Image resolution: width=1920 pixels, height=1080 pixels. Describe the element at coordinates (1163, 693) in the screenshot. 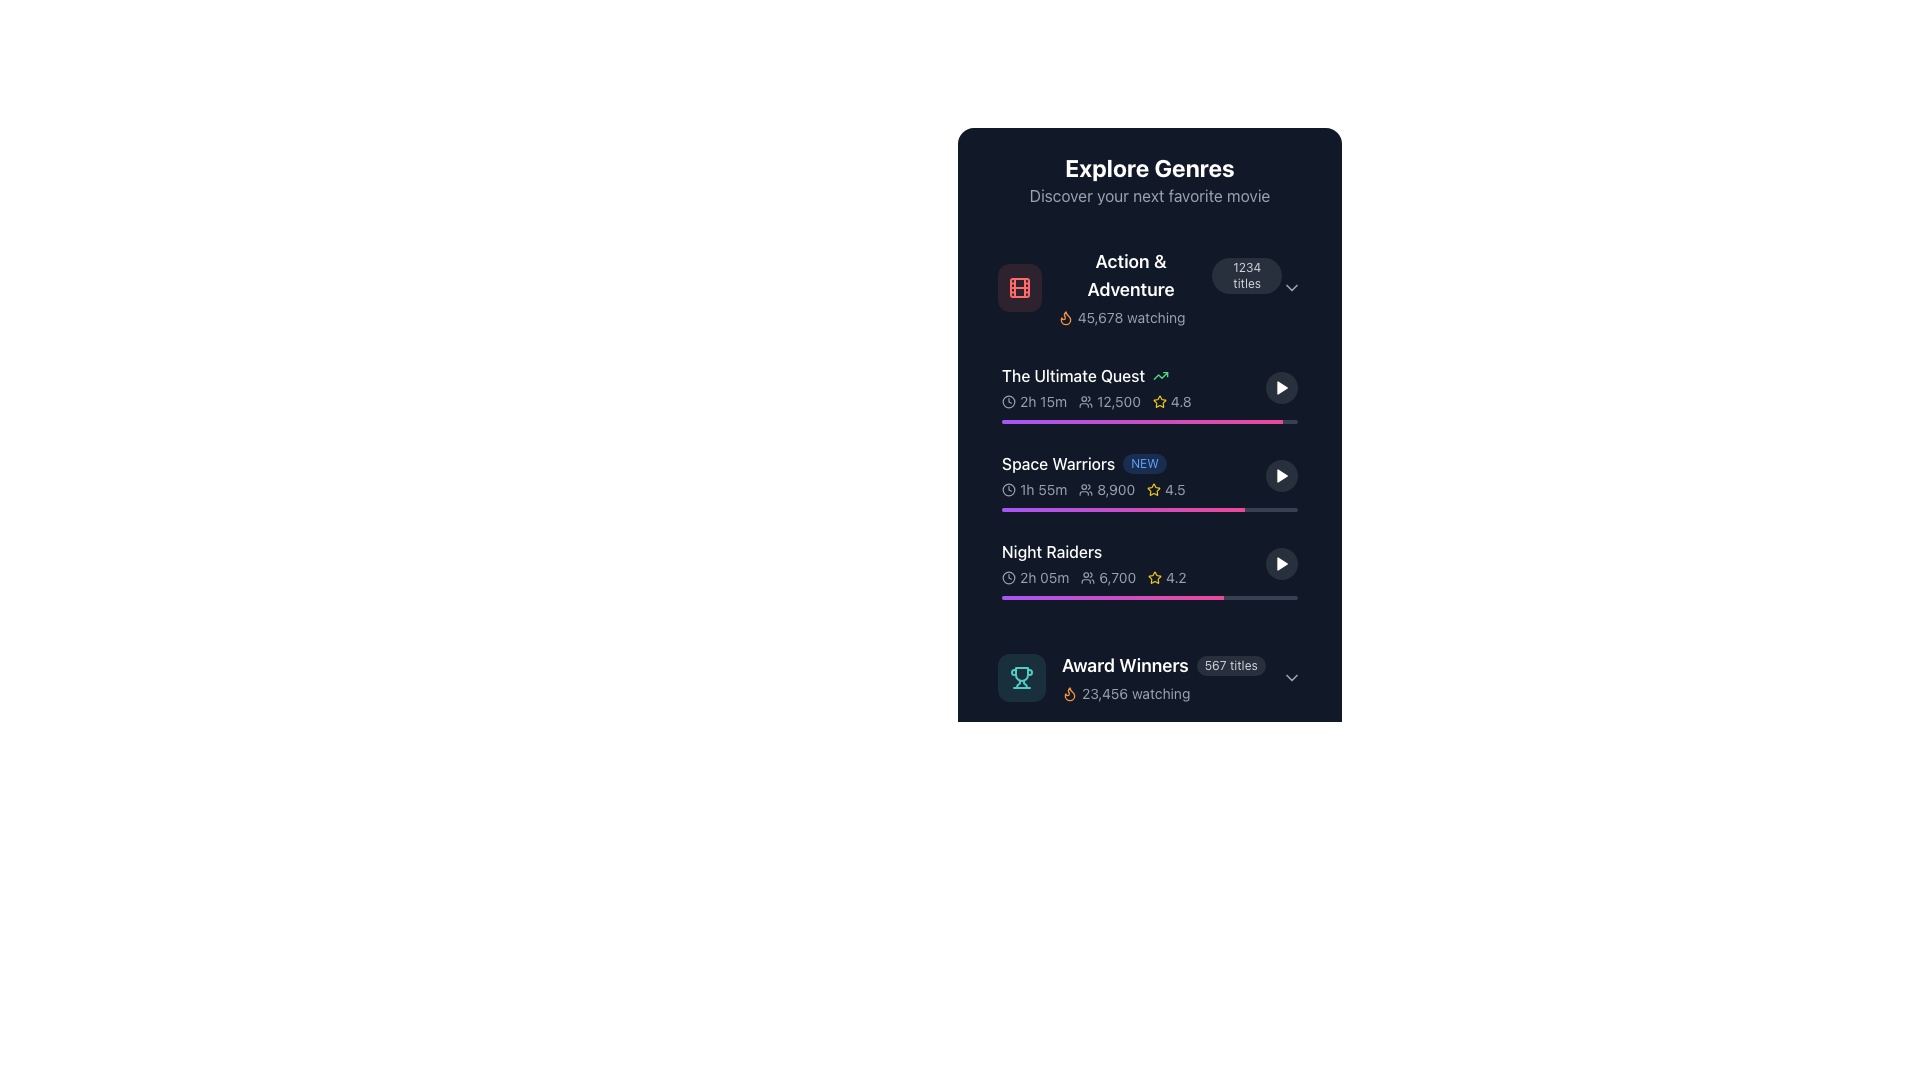

I see `the text element displaying '23,456 watching' with an orange flame icon, located below the 'Award Winners' title in the 'Explore Genres' section` at that location.